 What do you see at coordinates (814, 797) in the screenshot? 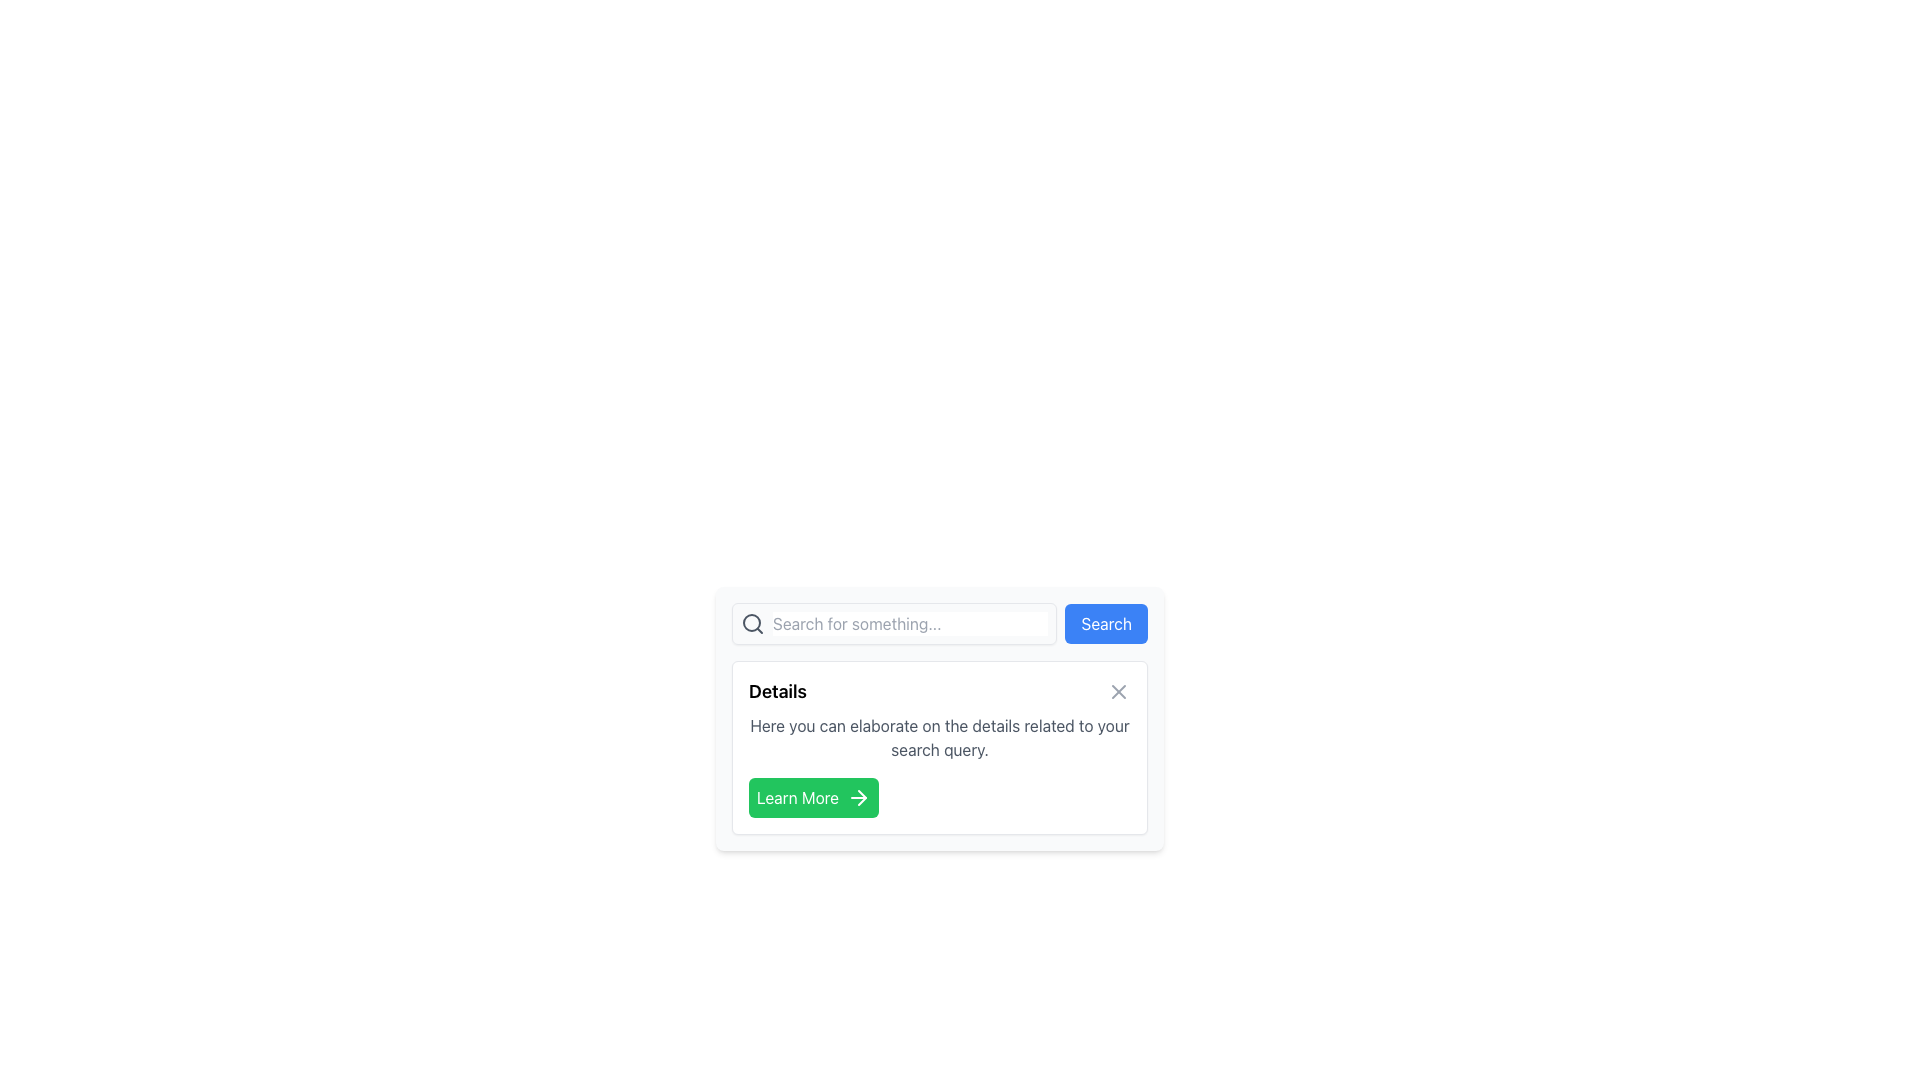
I see `the 'Learn More' button with a bright green background and white text located within the 'Details' card to observe the hover effect` at bounding box center [814, 797].